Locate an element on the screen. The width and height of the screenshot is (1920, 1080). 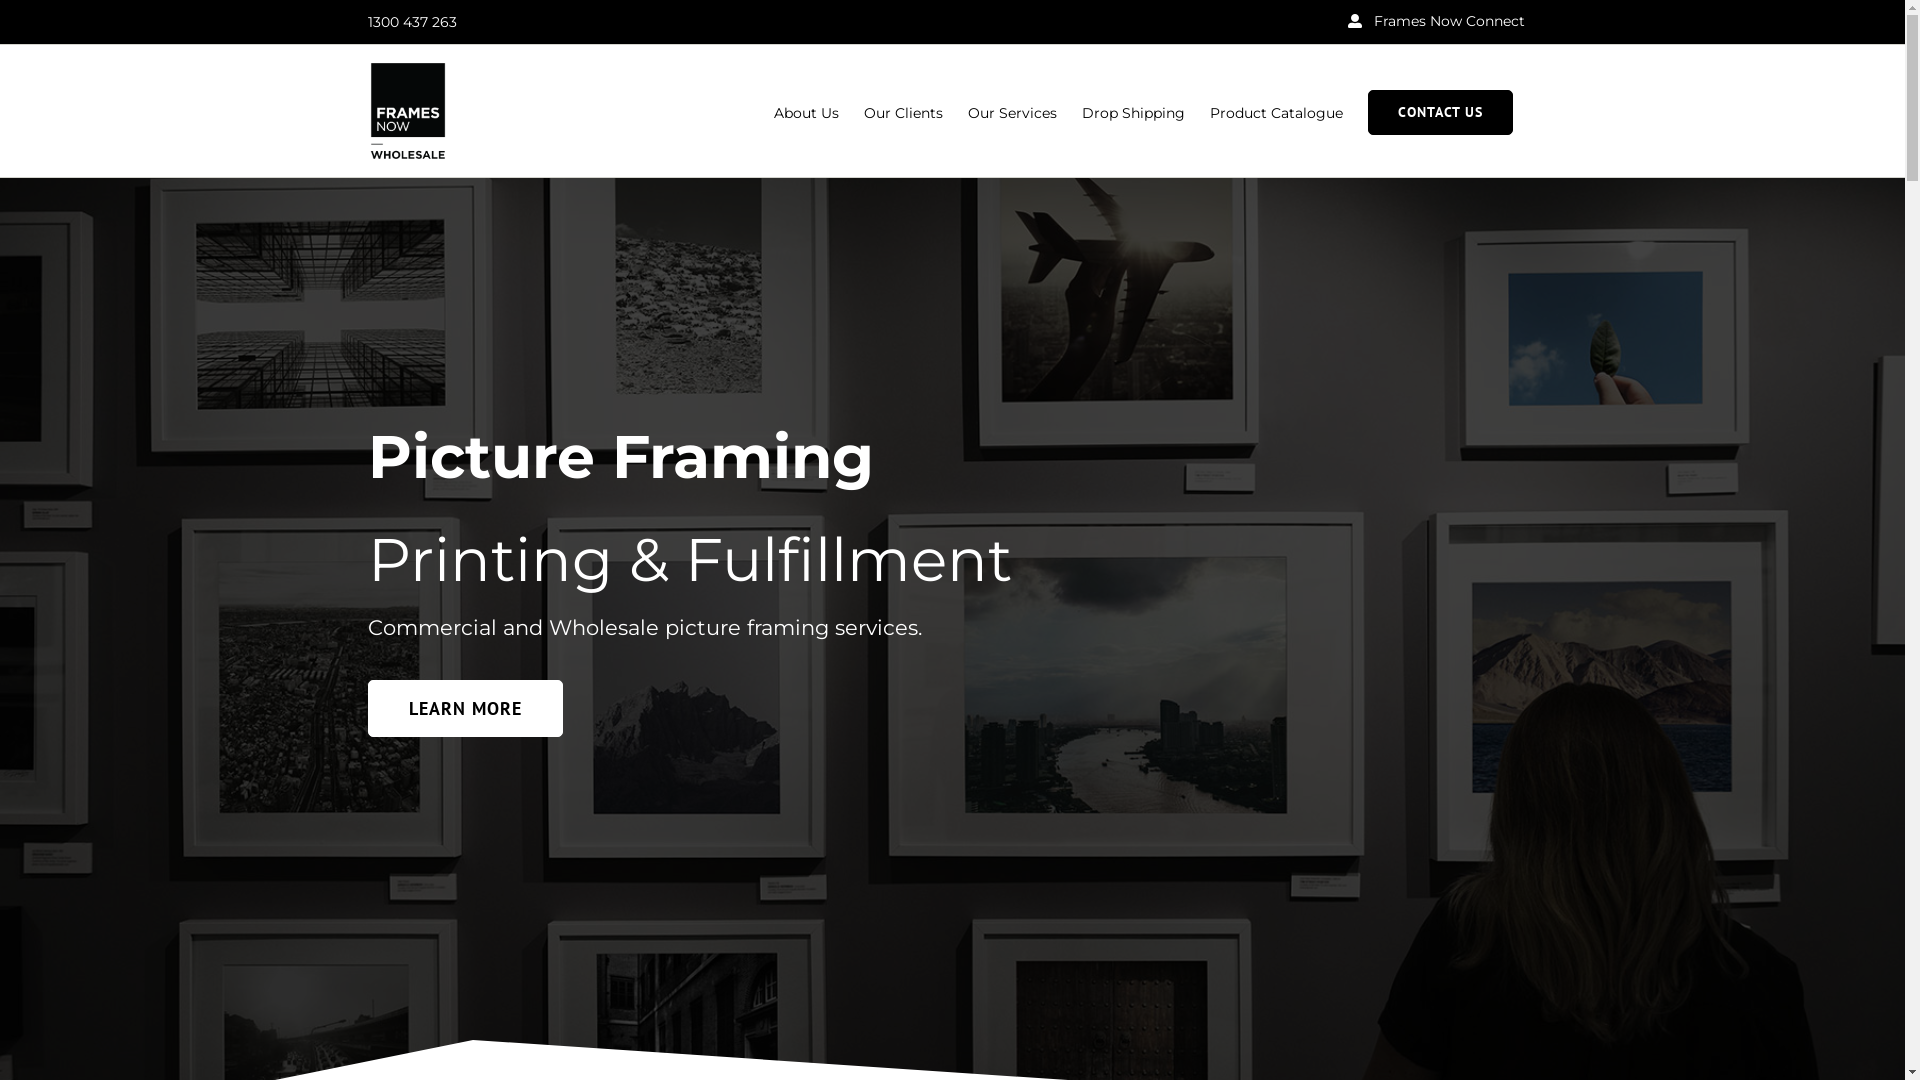
'Our Services' is located at coordinates (1012, 111).